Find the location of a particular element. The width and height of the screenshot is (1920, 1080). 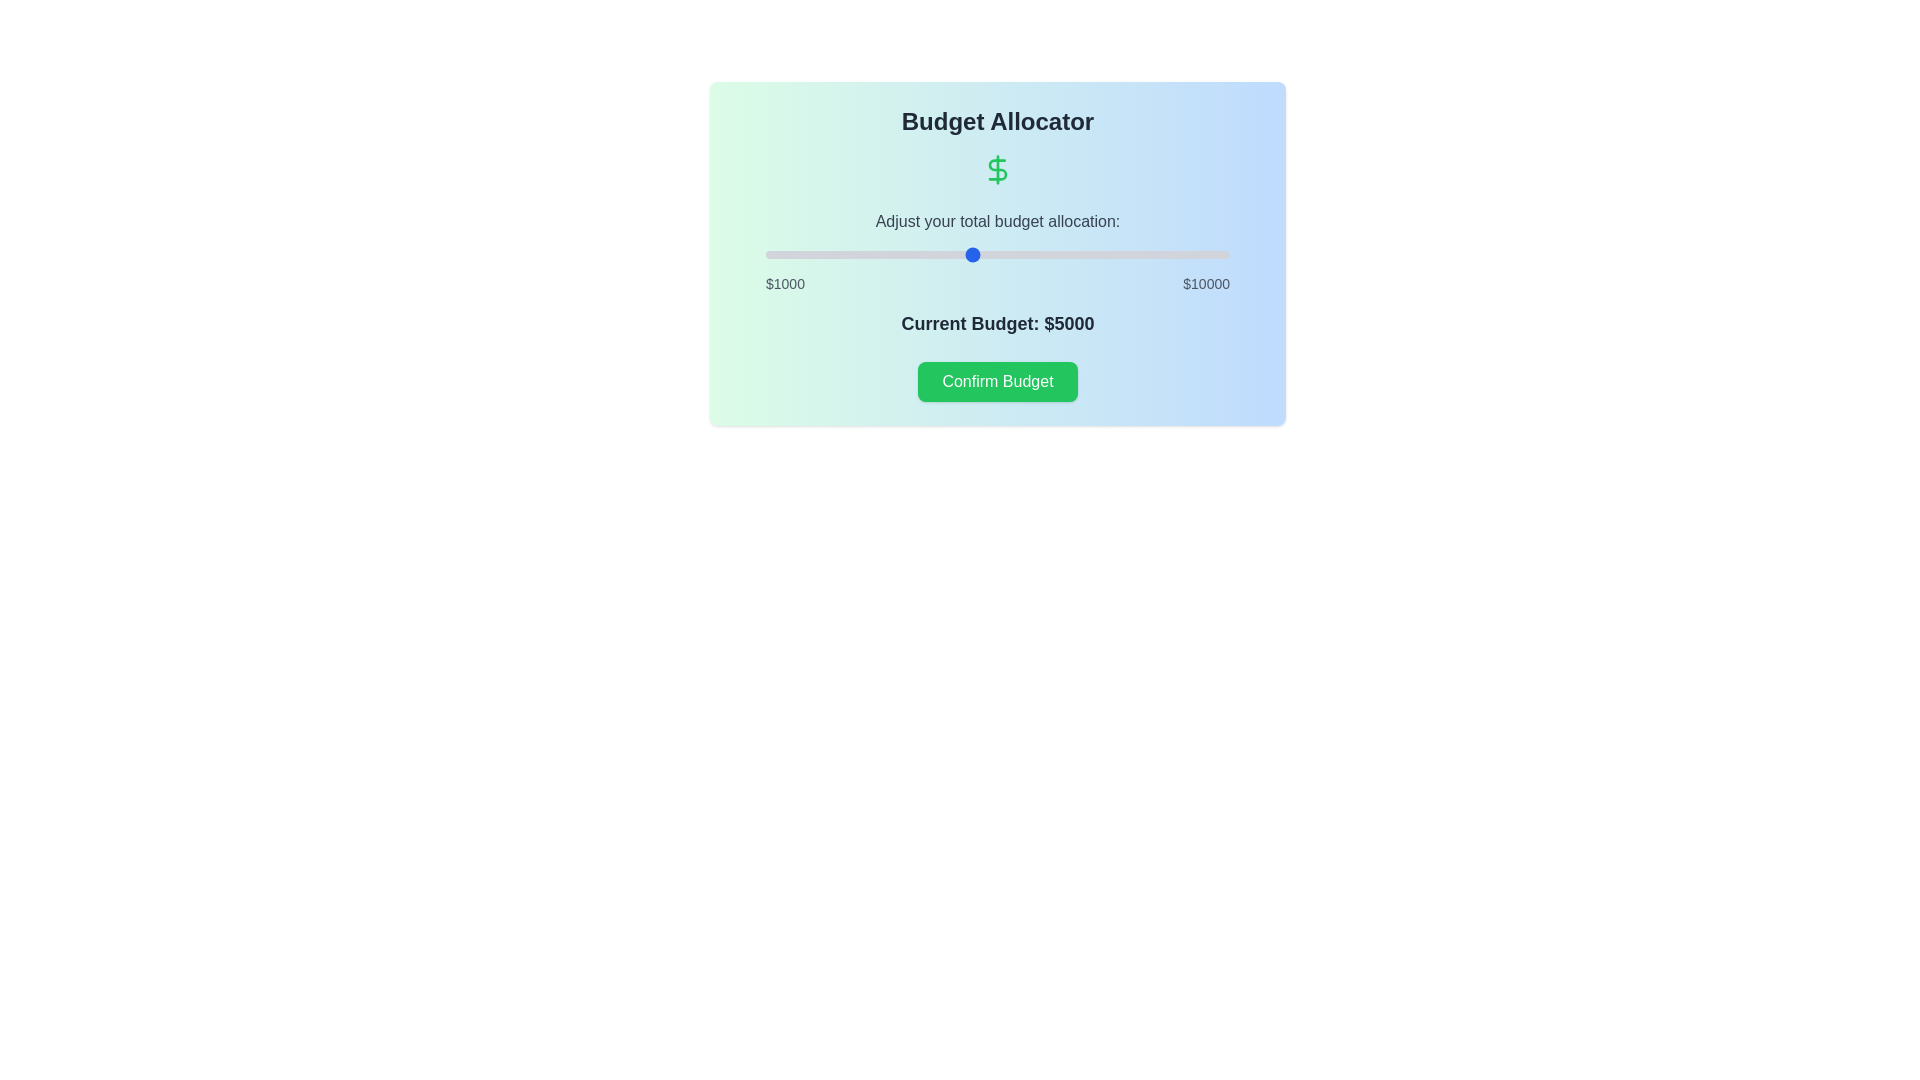

the 'Confirm Budget' button is located at coordinates (998, 381).